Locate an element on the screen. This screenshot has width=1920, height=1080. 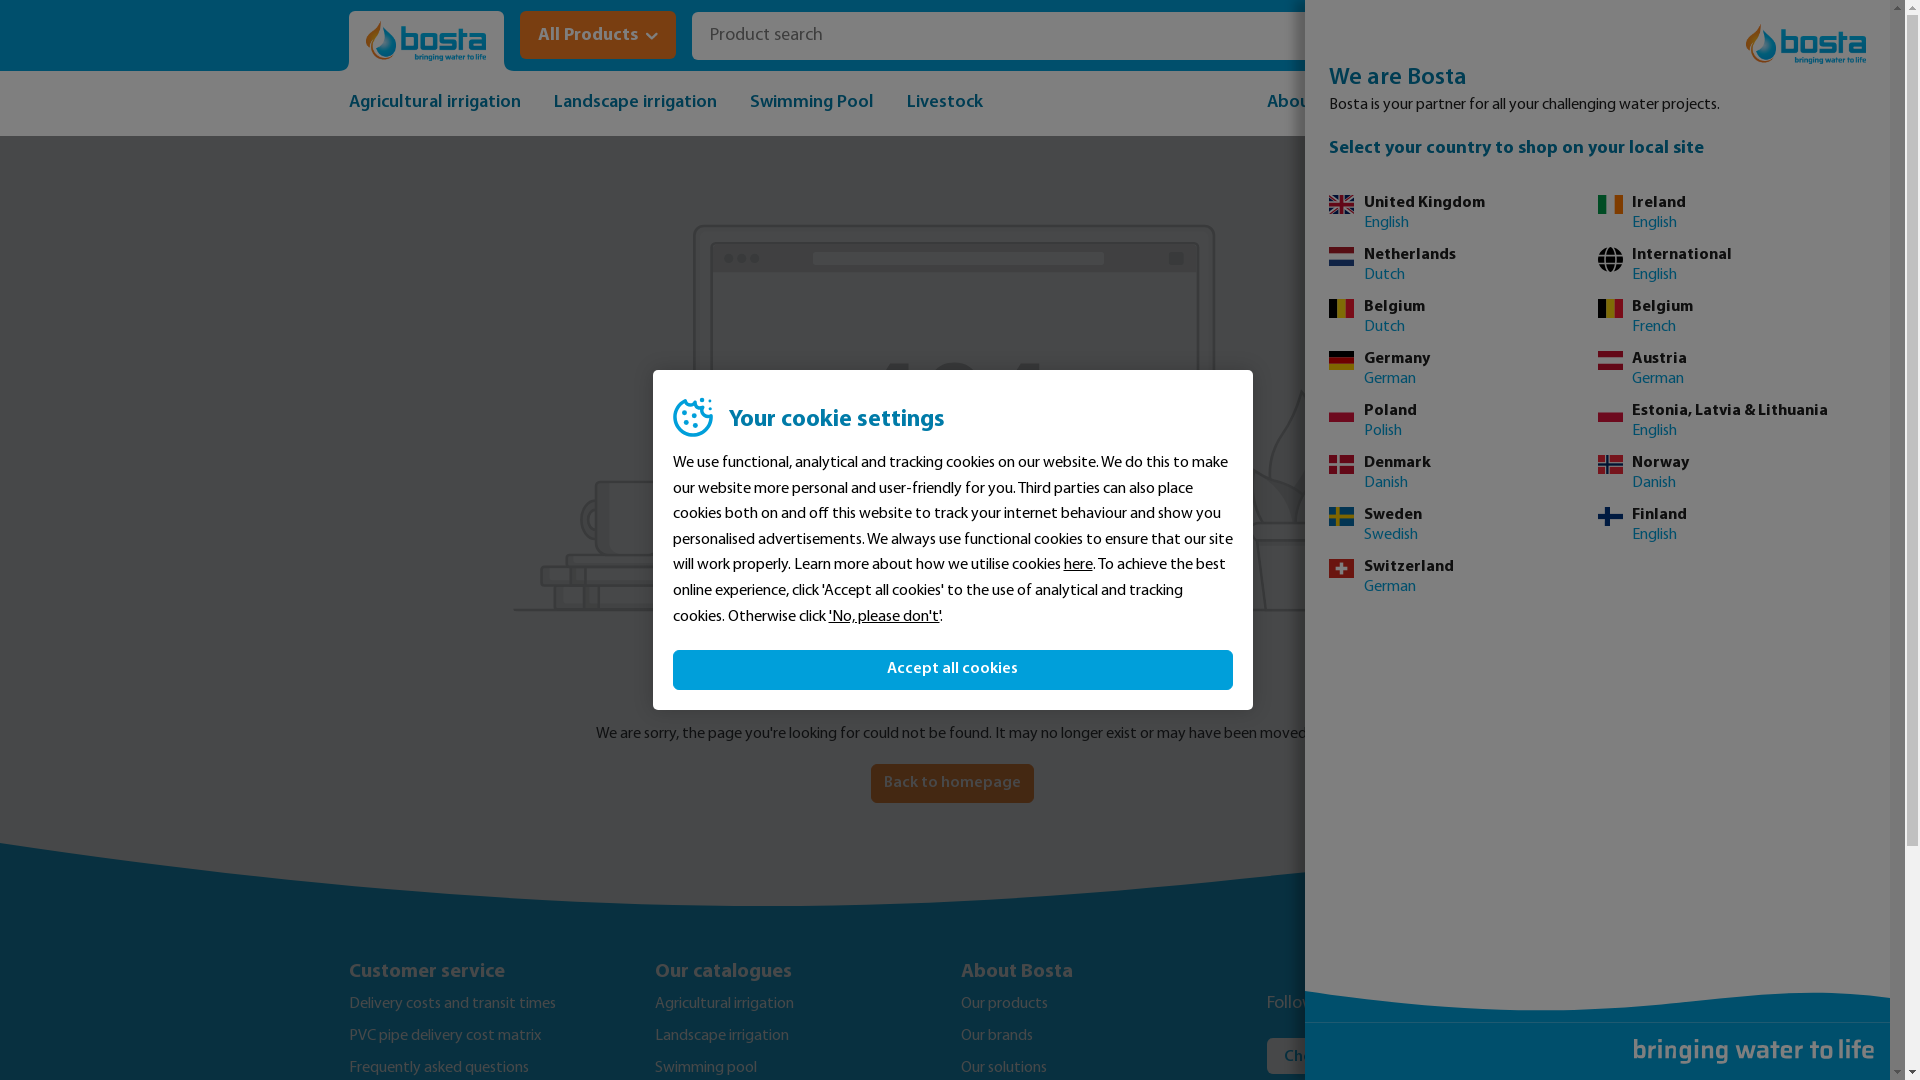
'Finland is located at coordinates (1731, 523).